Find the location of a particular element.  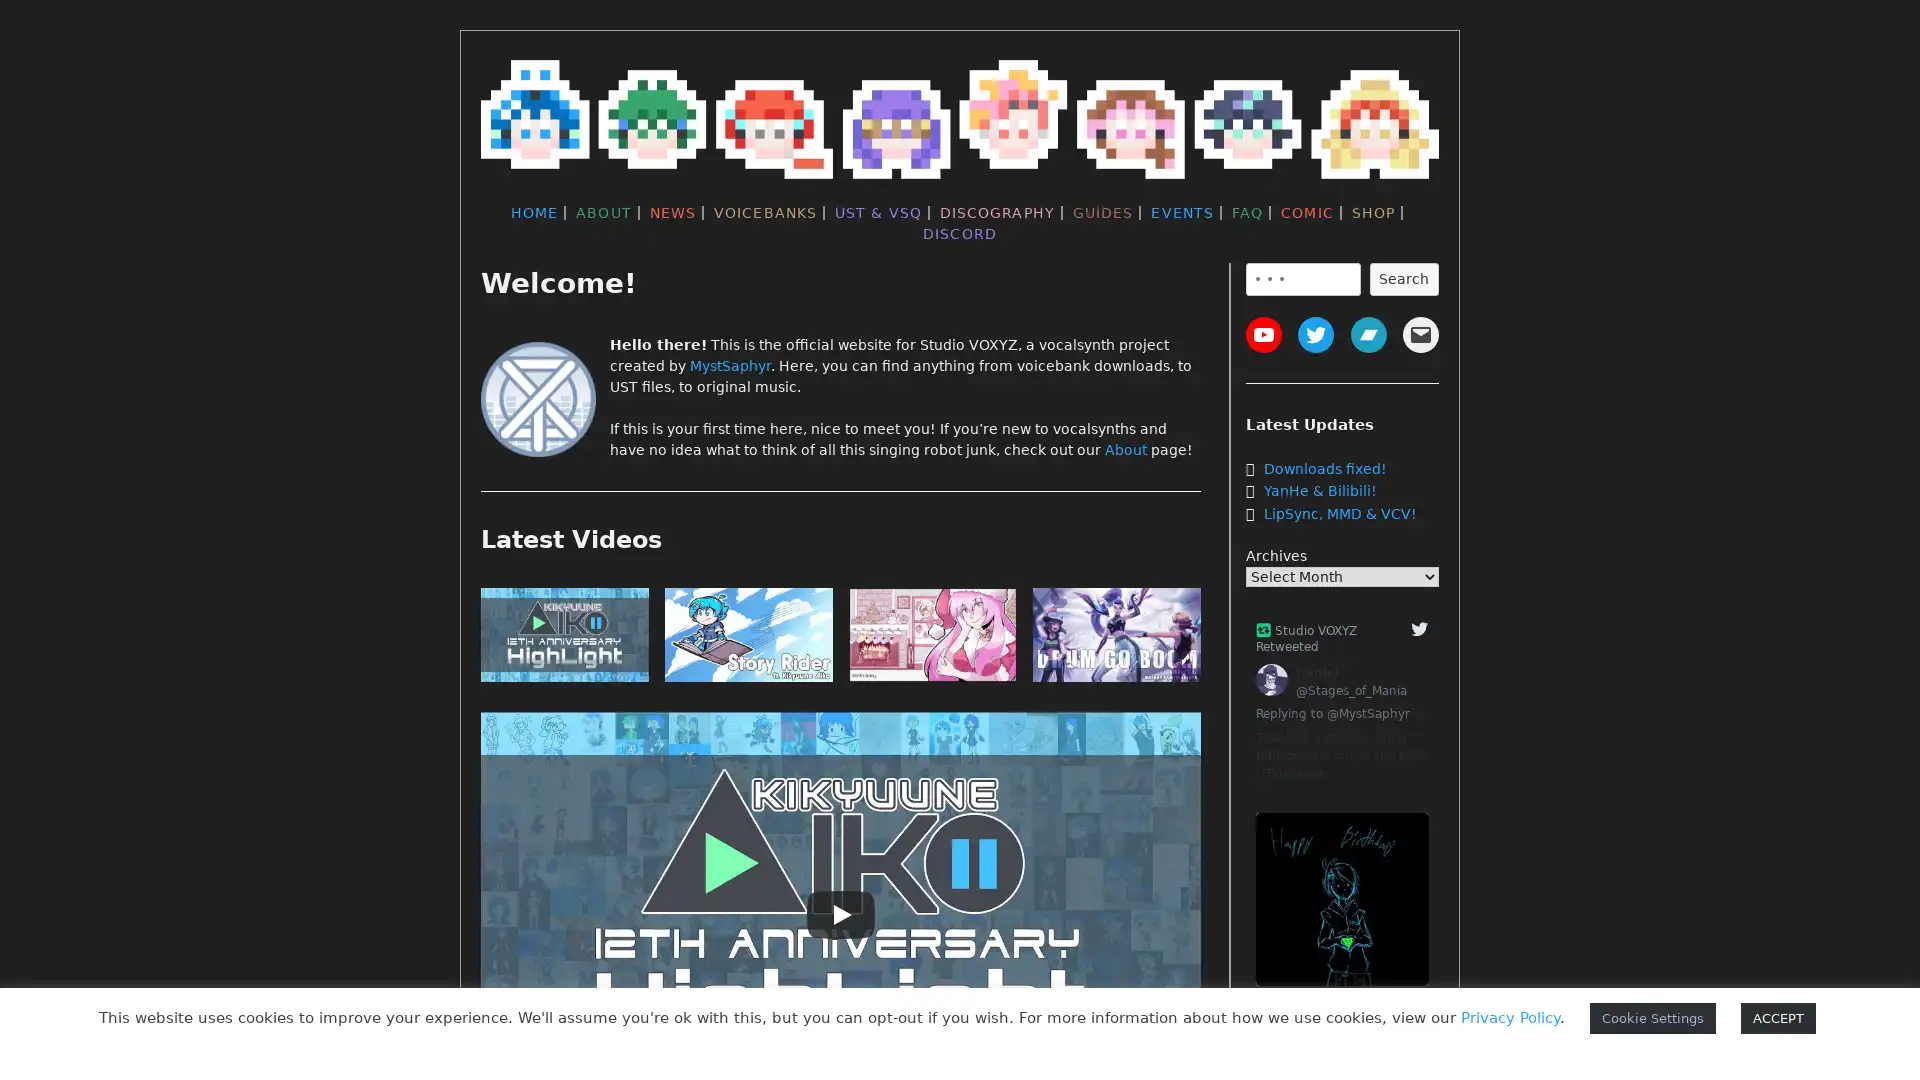

Search is located at coordinates (1402, 278).